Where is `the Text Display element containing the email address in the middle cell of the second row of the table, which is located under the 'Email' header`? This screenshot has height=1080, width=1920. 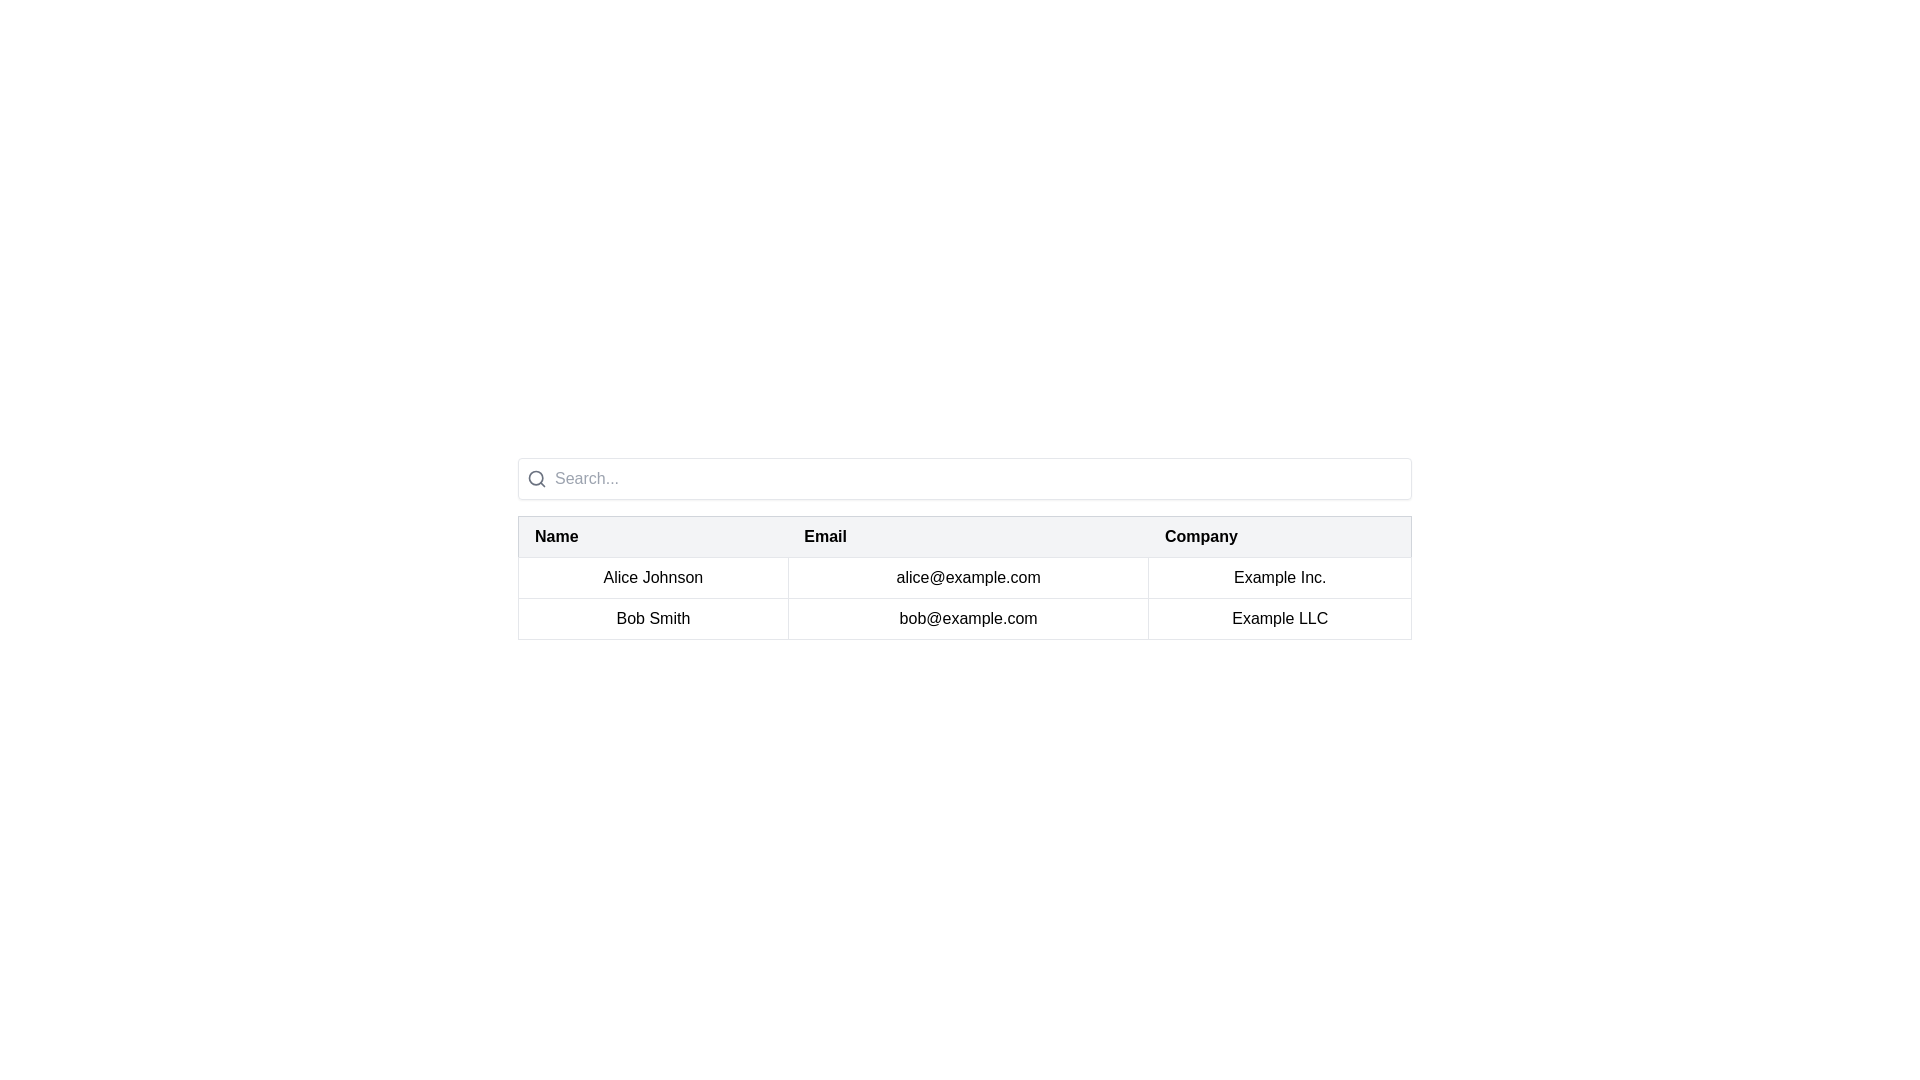 the Text Display element containing the email address in the middle cell of the second row of the table, which is located under the 'Email' header is located at coordinates (968, 617).